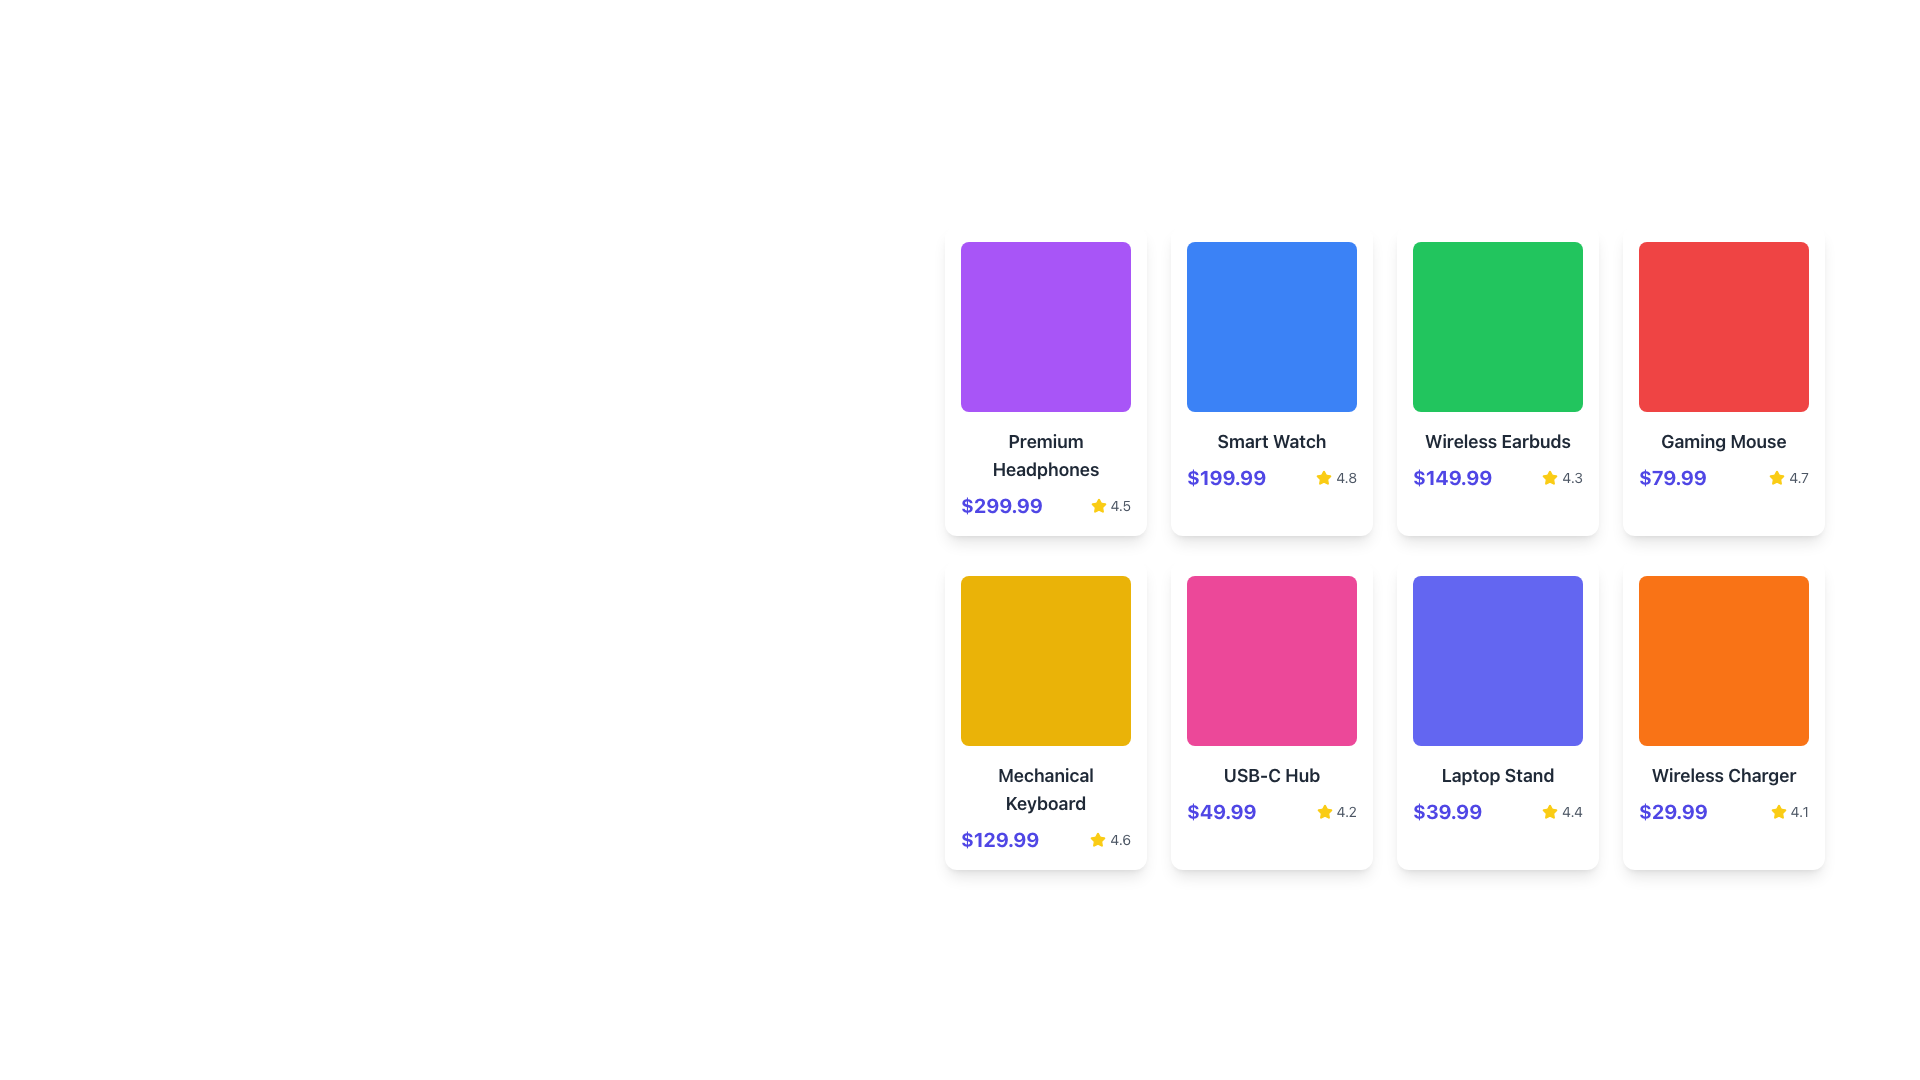 The image size is (1920, 1080). I want to click on the yellow star icon located beside the text '4.4' in the product card below the 'Laptop Stand' title and price '$39.99', so click(1549, 812).